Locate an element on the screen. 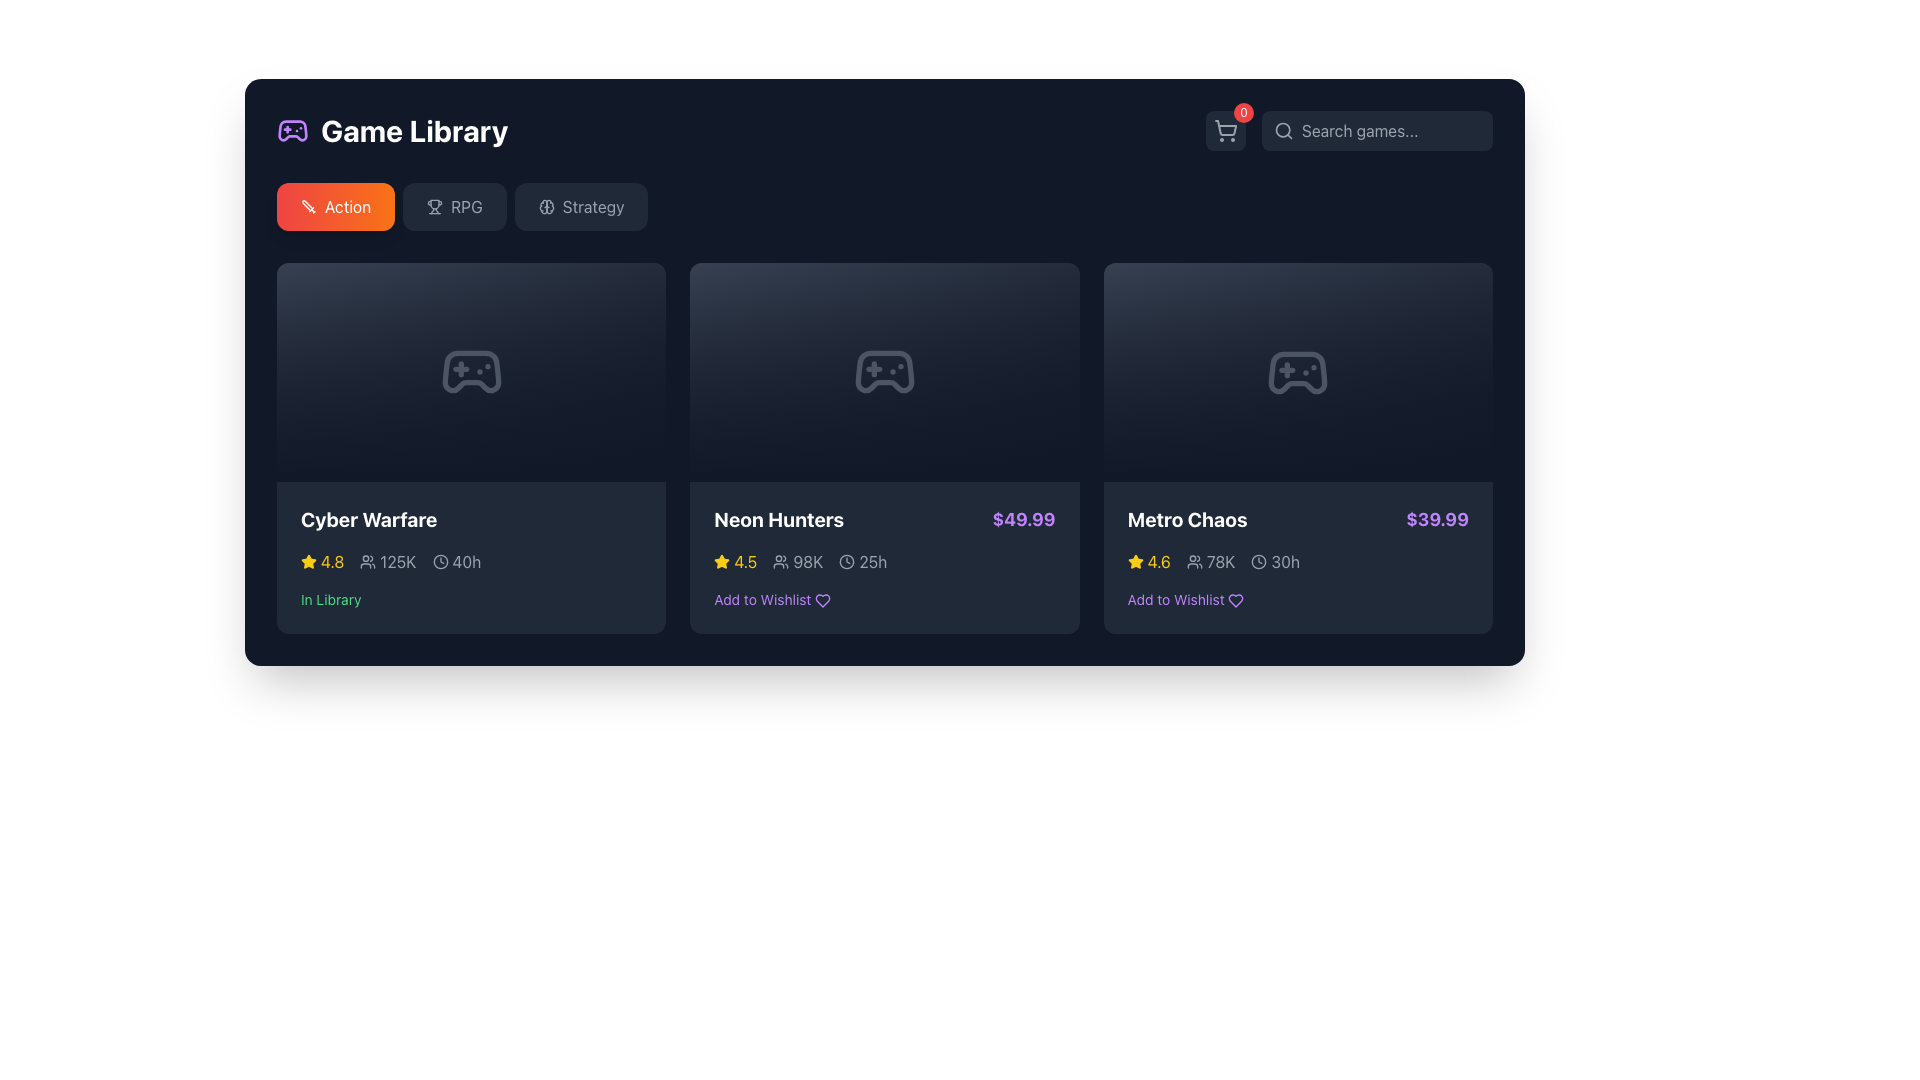 The width and height of the screenshot is (1920, 1080). the button located at the bottom of the 'Metro Chaos' game card is located at coordinates (1297, 599).